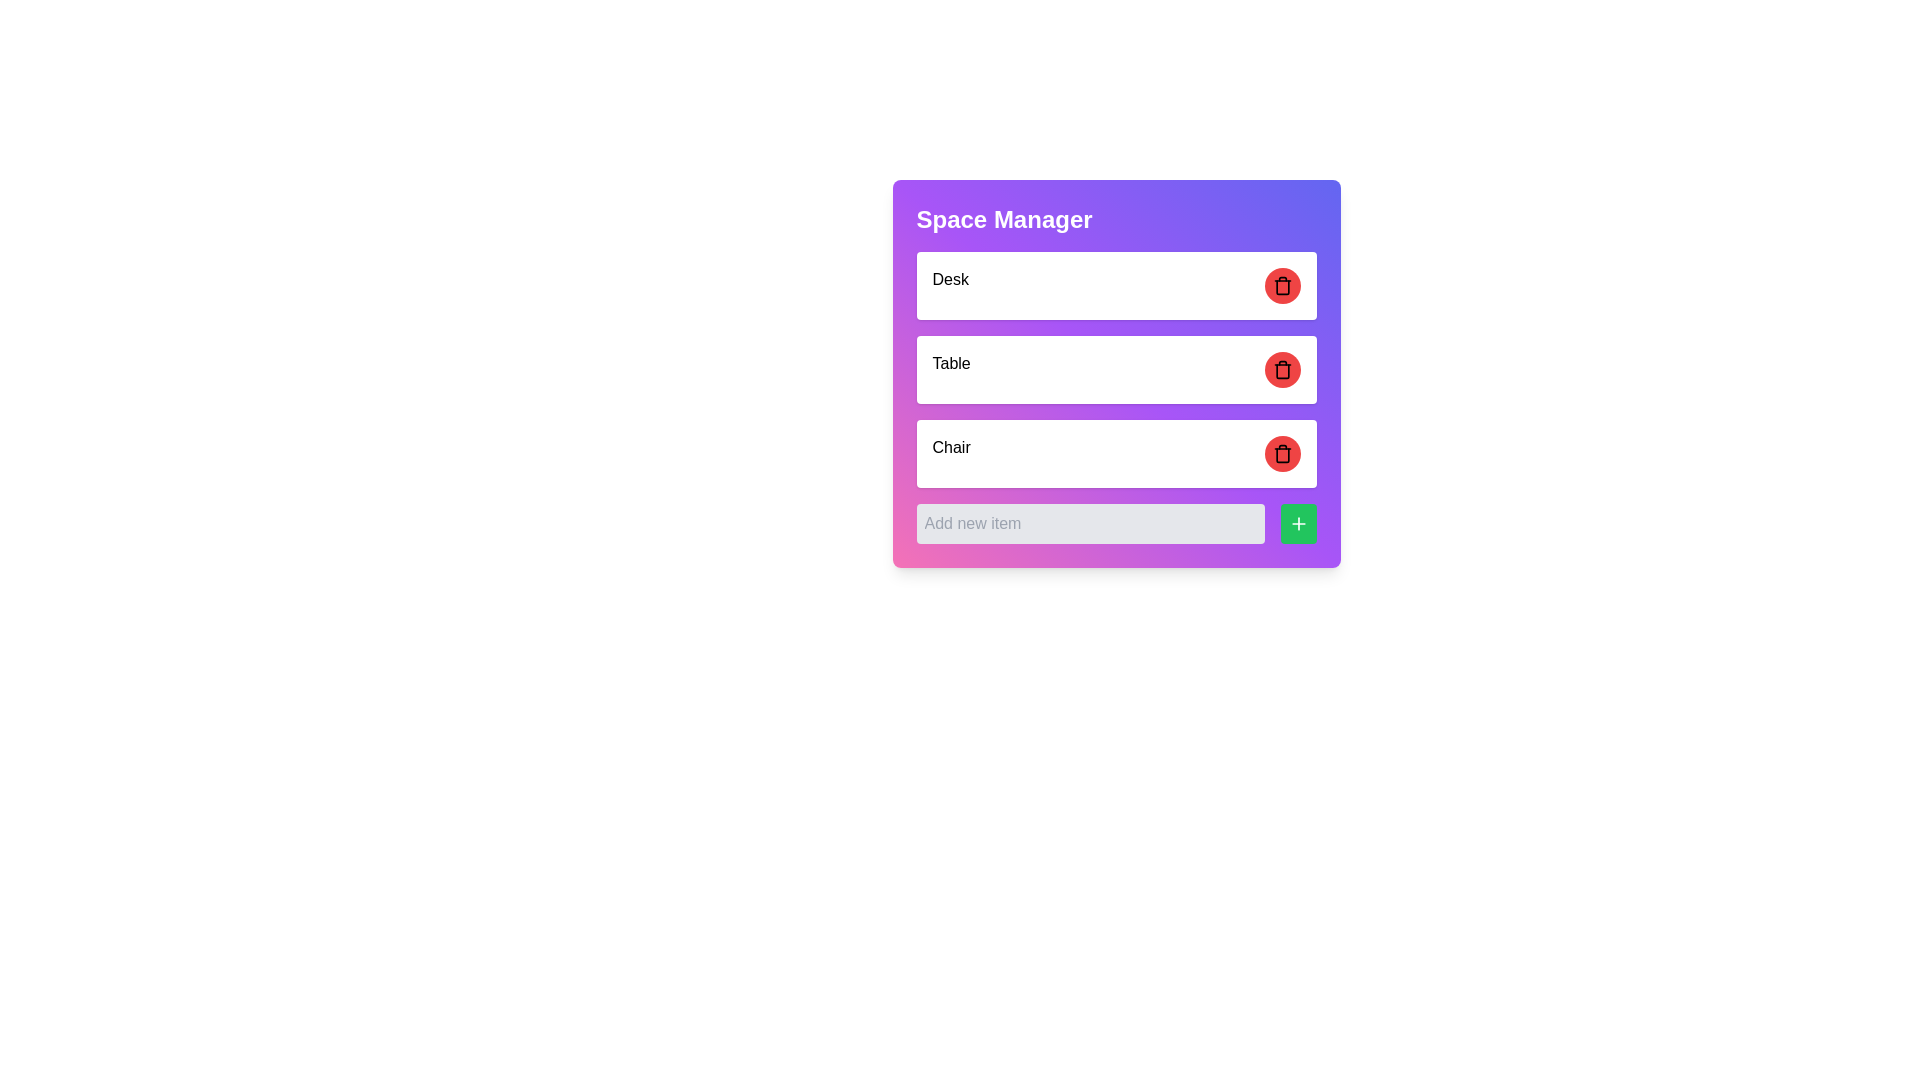 The width and height of the screenshot is (1920, 1080). I want to click on the input field labeled 'Add new item' located at the bottom of the 'Space Manager' card to focus on it, so click(1115, 523).